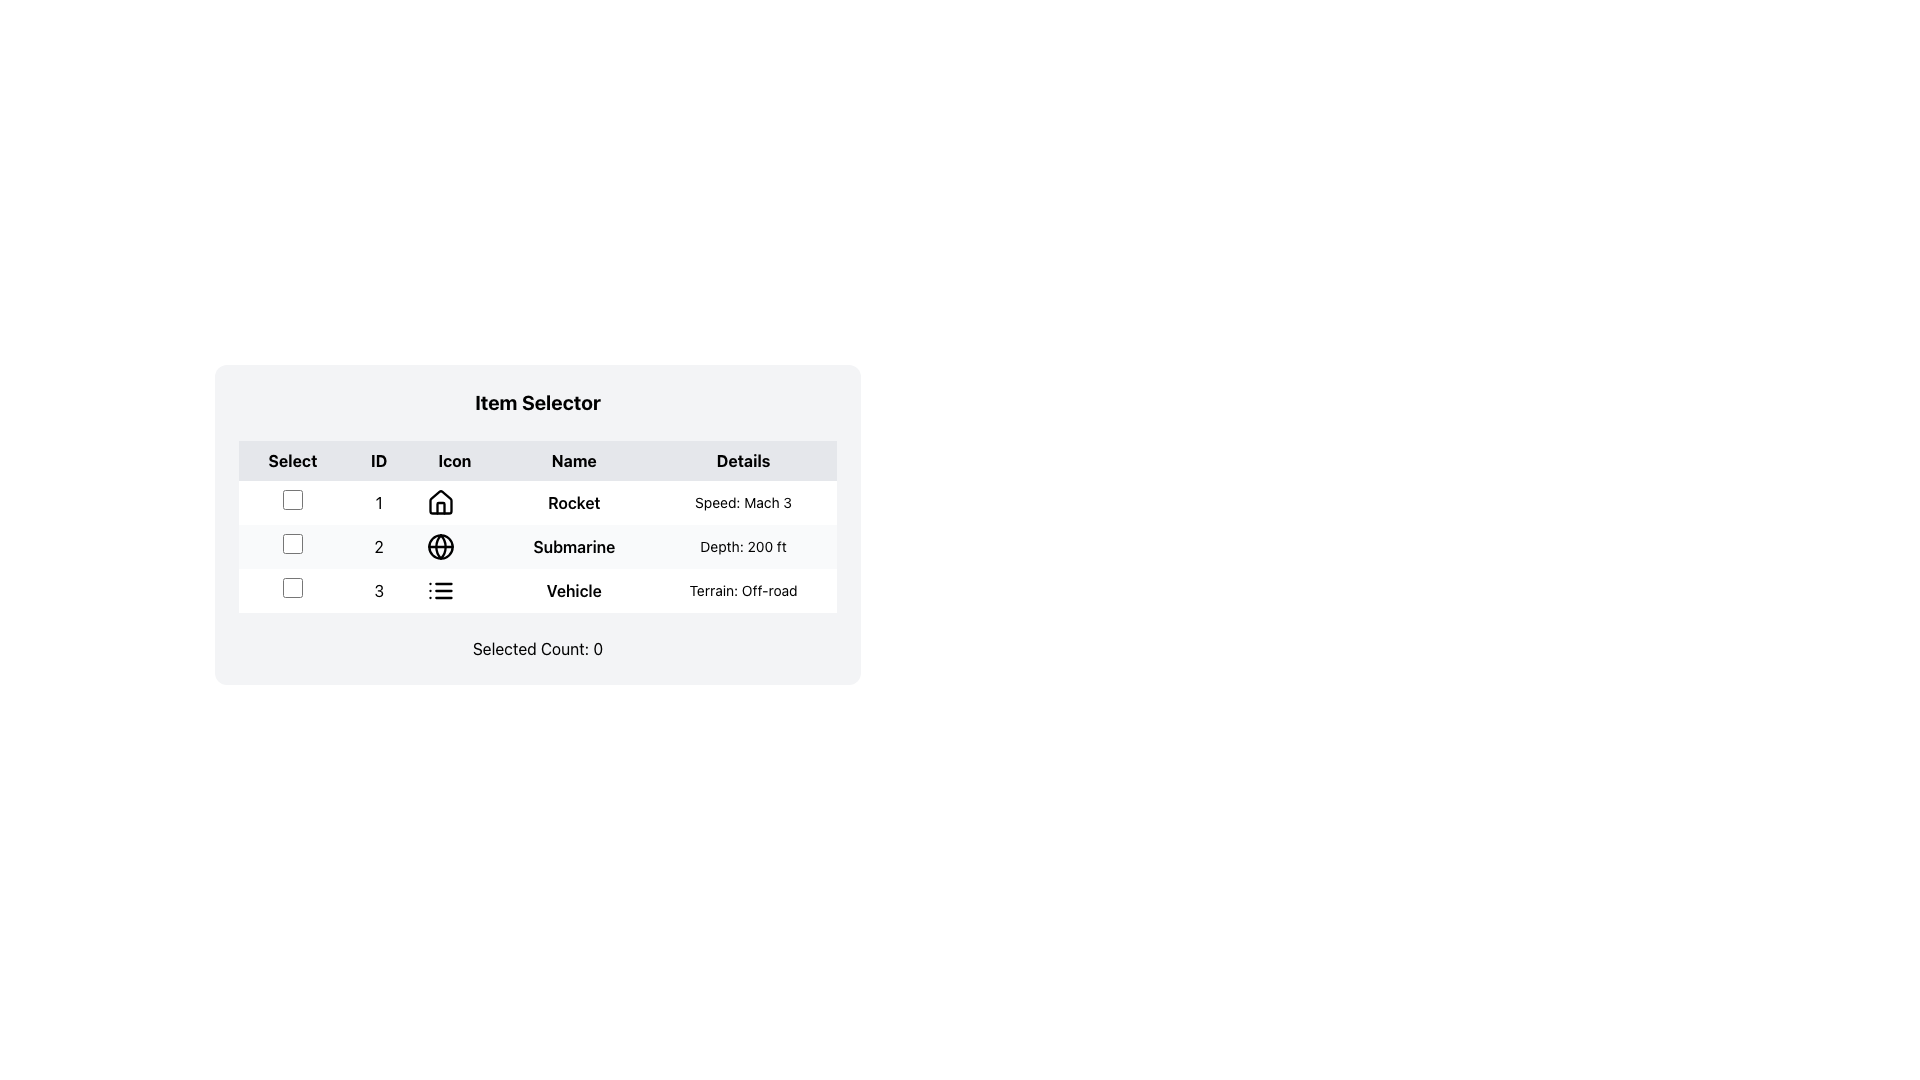 The width and height of the screenshot is (1920, 1080). Describe the element at coordinates (742, 589) in the screenshot. I see `the text label displaying 'Terrain: Off-road' which is located in the 'Details' column of the third row in the 'Item Selector' table, aligned on the right side of the 'Vehicle' row` at that location.